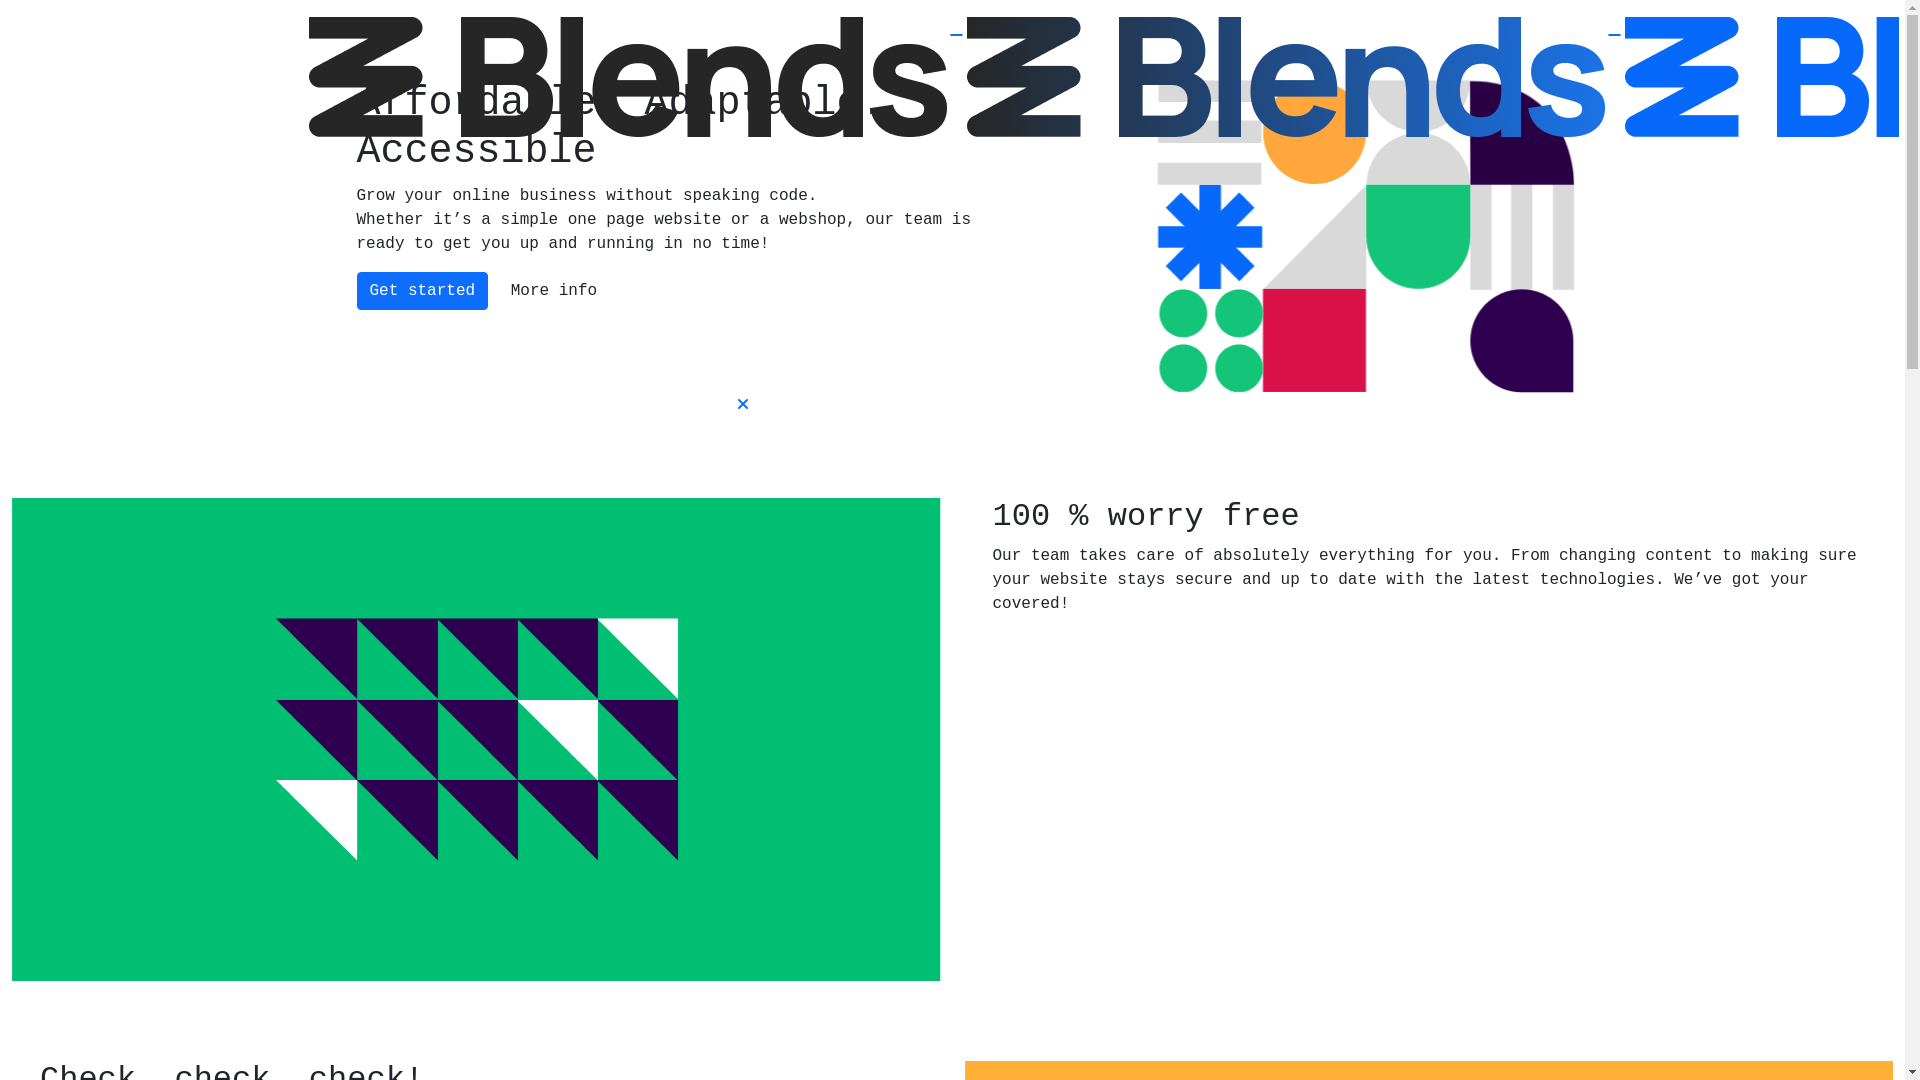 Image resolution: width=1920 pixels, height=1080 pixels. I want to click on 'Get started', so click(421, 290).